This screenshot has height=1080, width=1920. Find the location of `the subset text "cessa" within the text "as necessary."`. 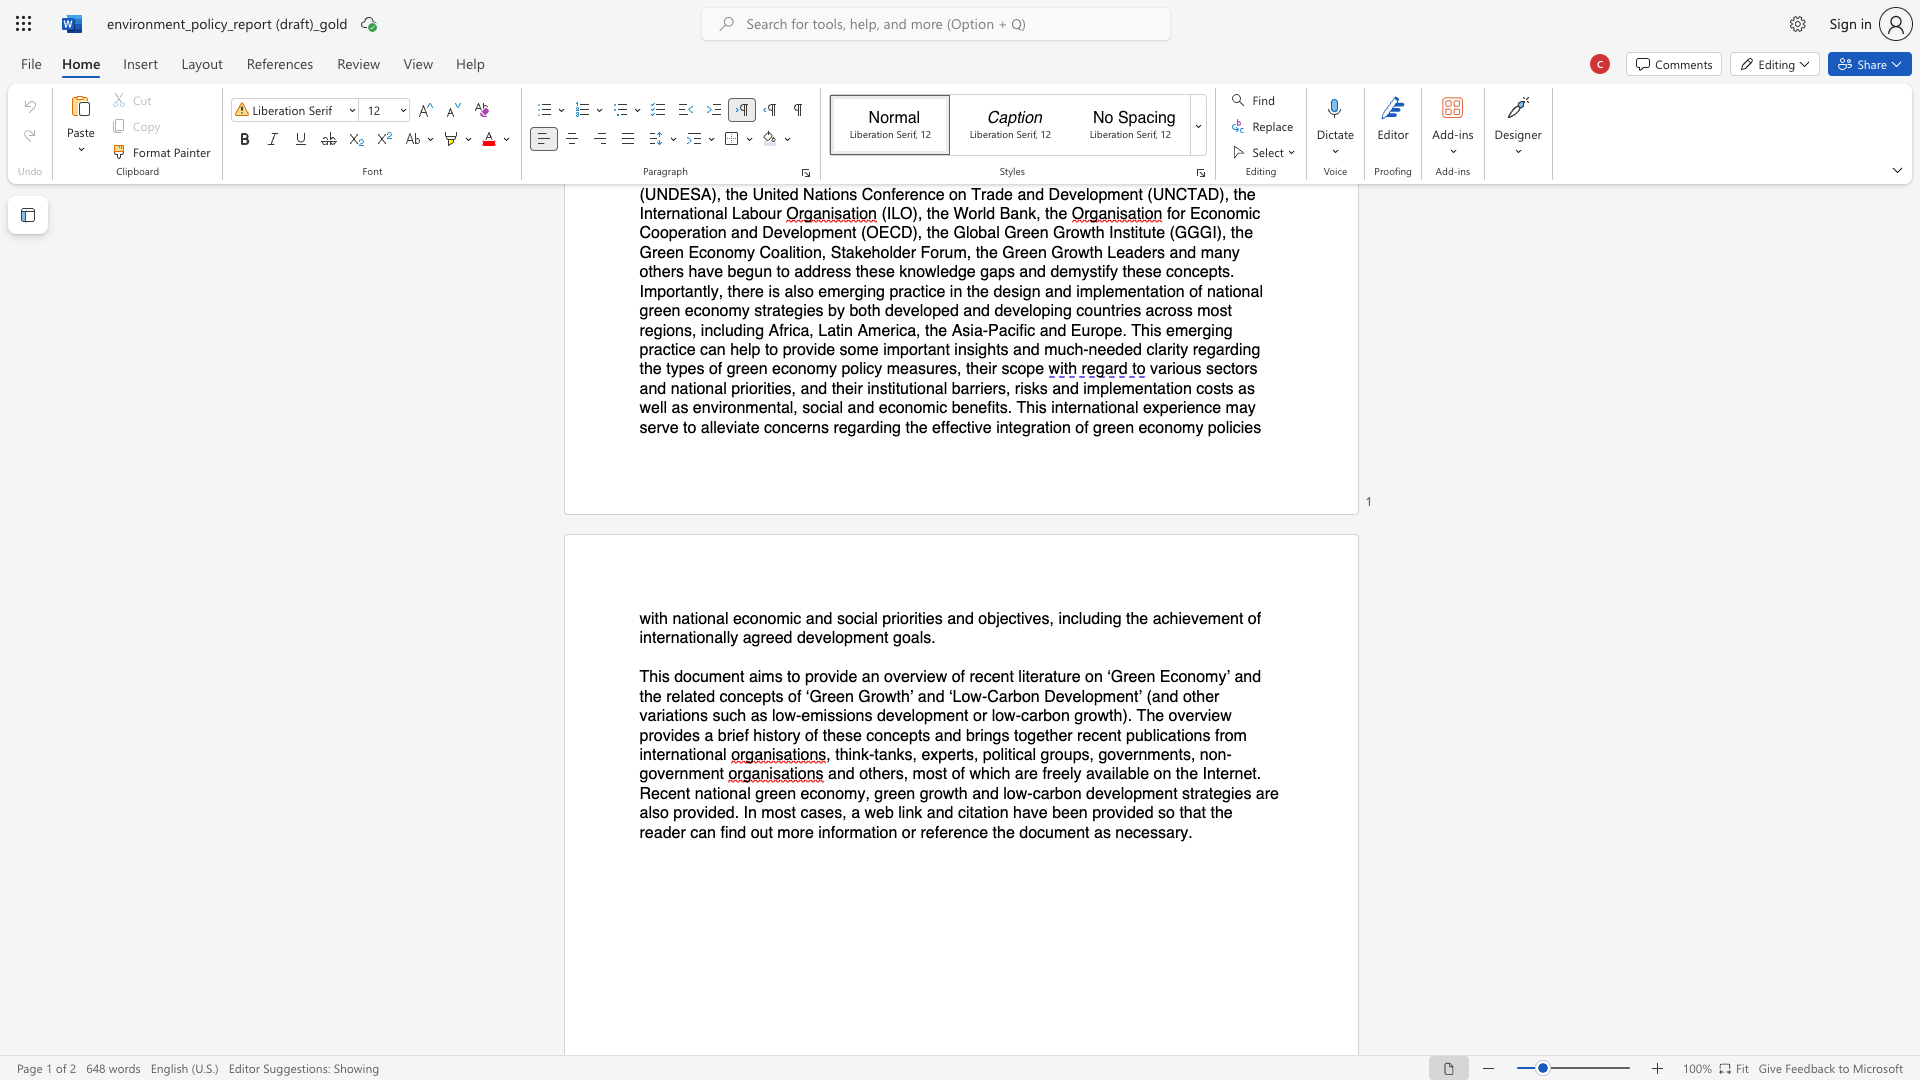

the subset text "cessa" within the text "as necessary." is located at coordinates (1133, 832).